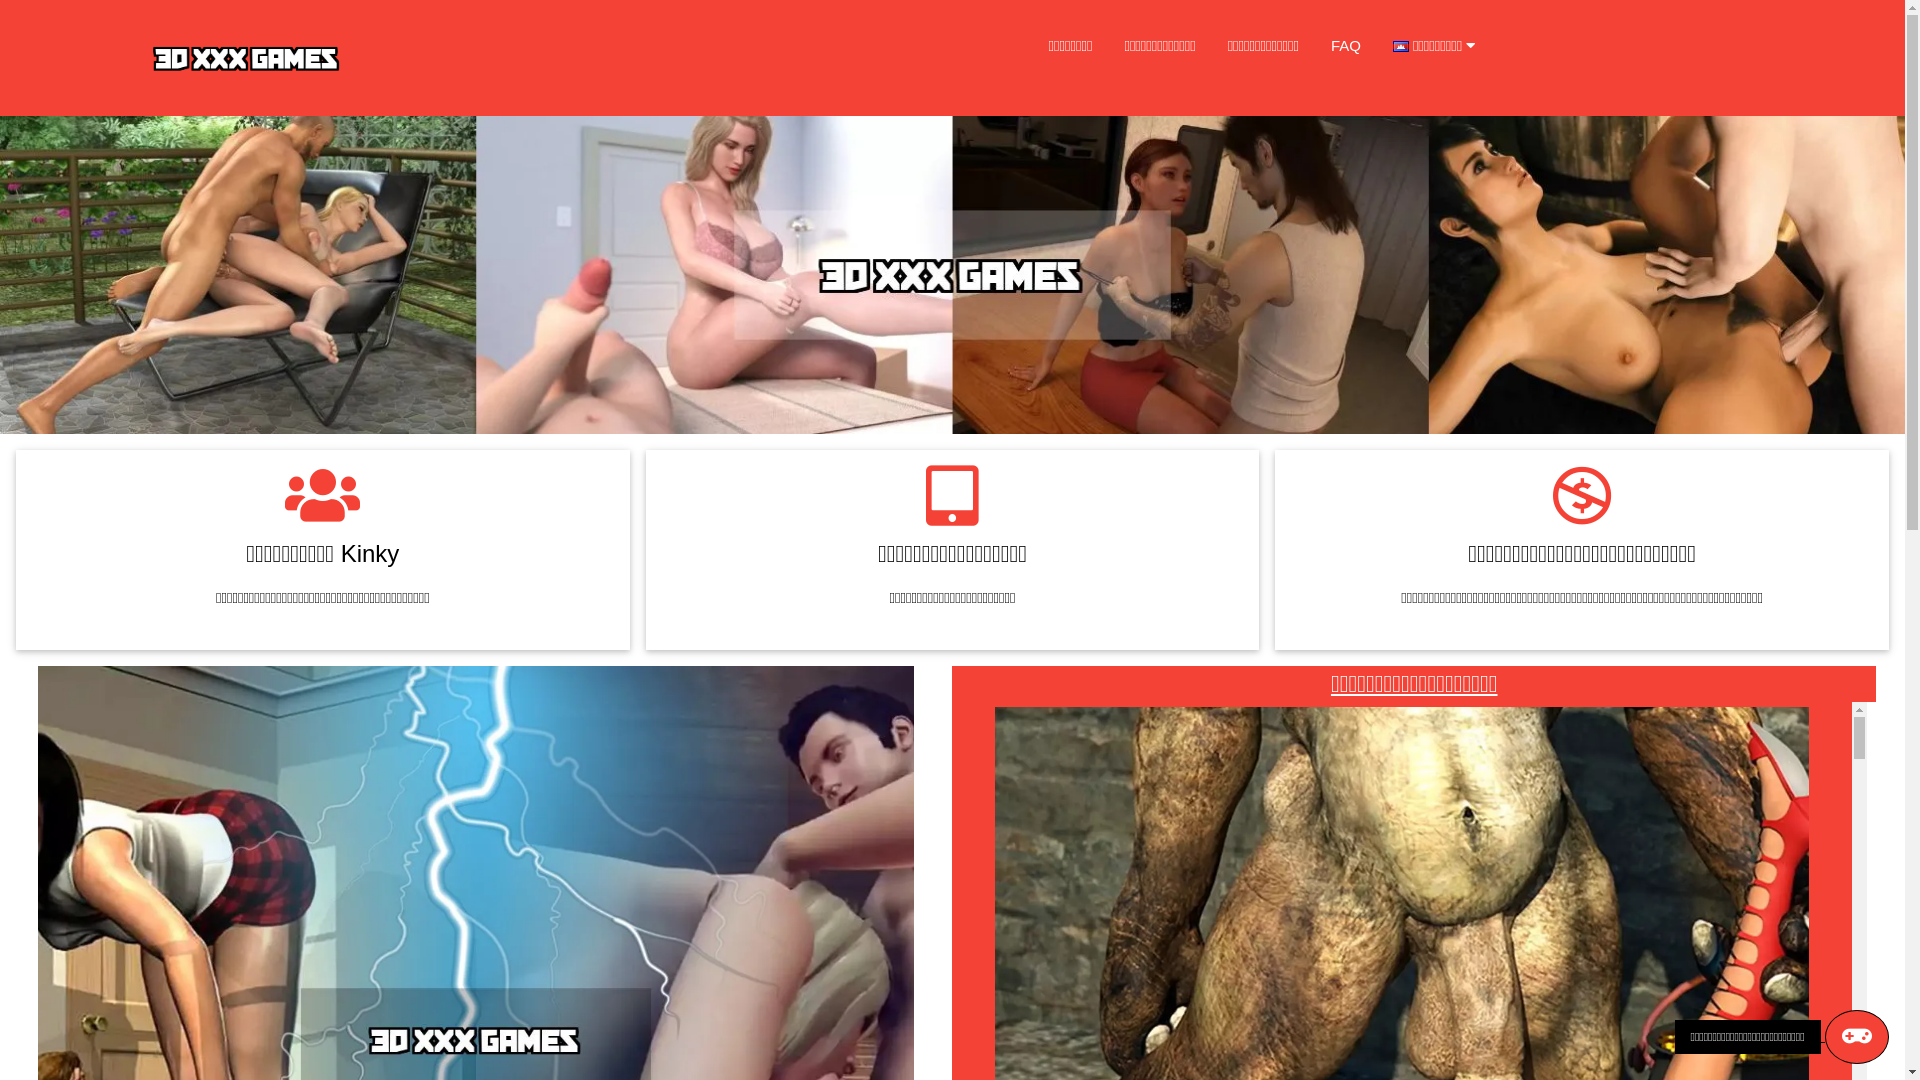 The image size is (1920, 1080). I want to click on 'FAQ', so click(1315, 45).